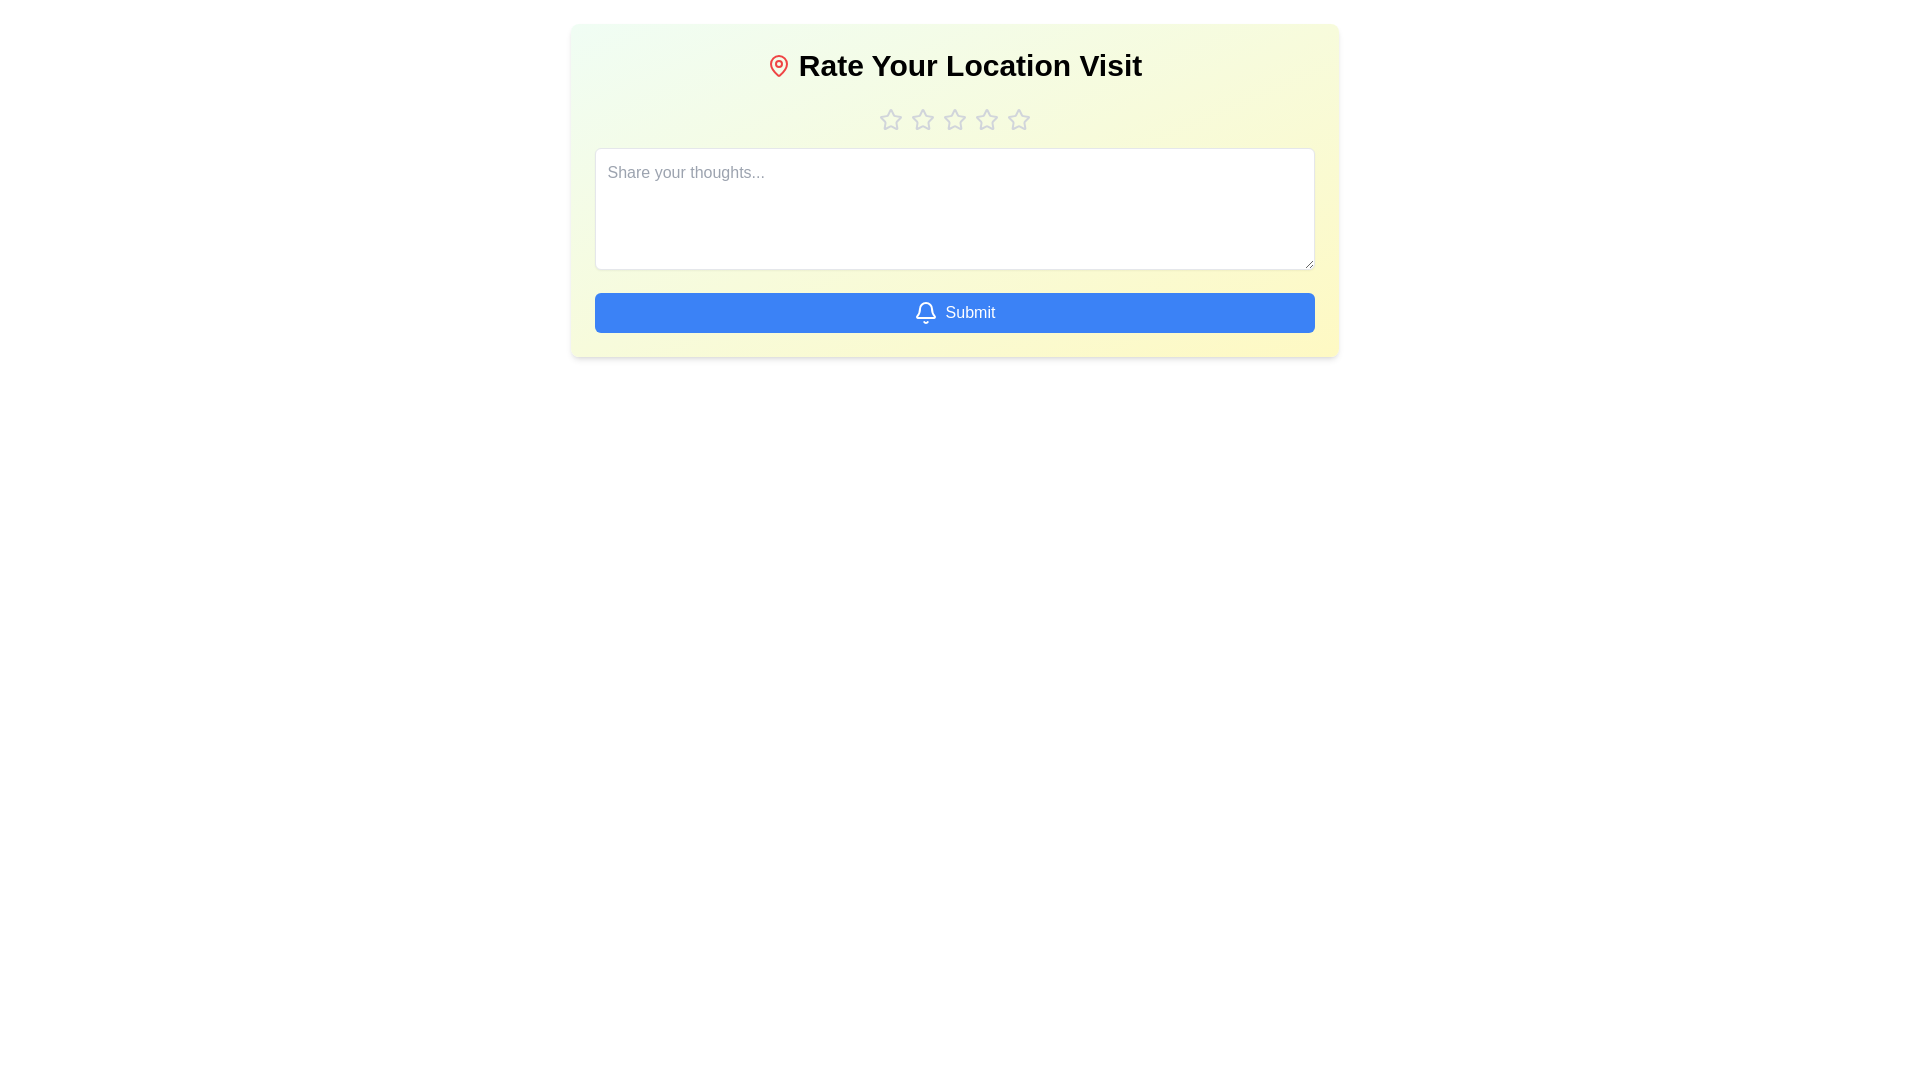 The image size is (1920, 1080). Describe the element at coordinates (1018, 119) in the screenshot. I see `the star corresponding to 5 to preview the rating effect` at that location.